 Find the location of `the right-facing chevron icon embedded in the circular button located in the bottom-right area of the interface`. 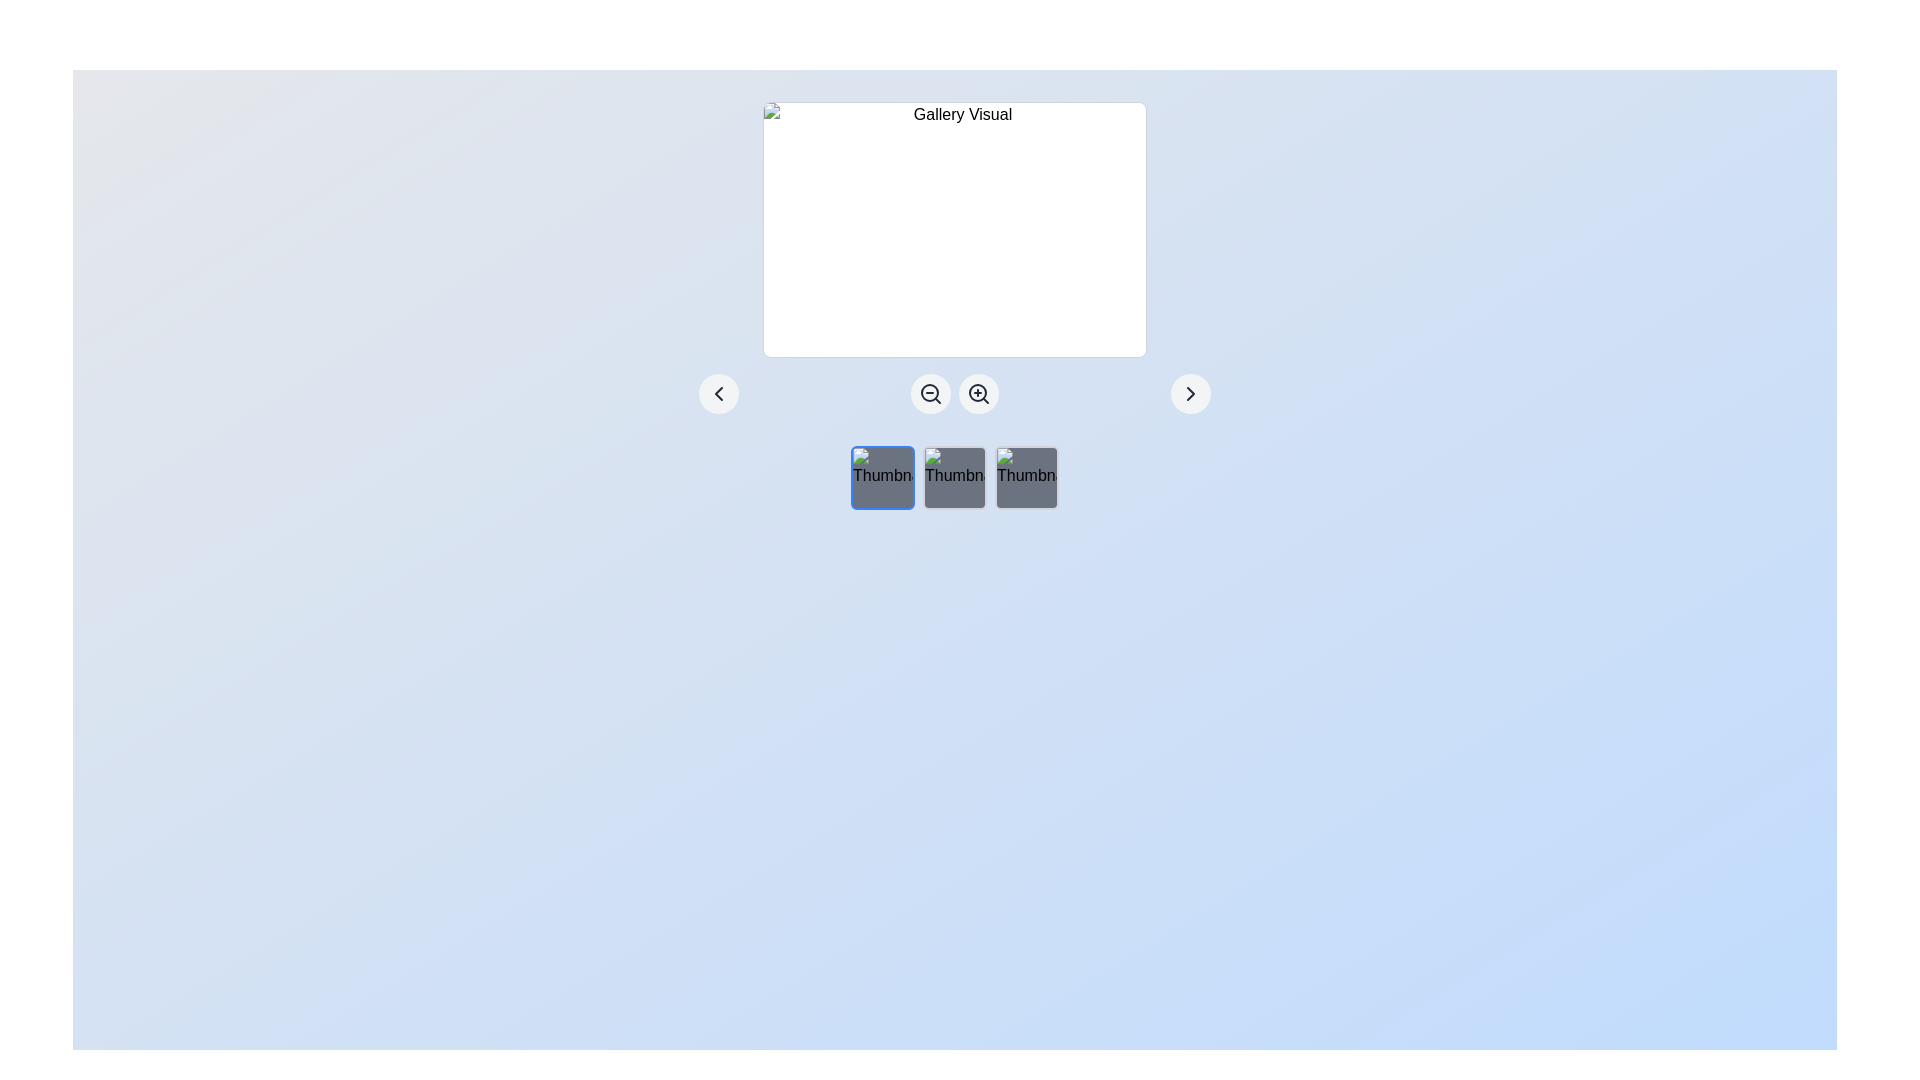

the right-facing chevron icon embedded in the circular button located in the bottom-right area of the interface is located at coordinates (1190, 393).